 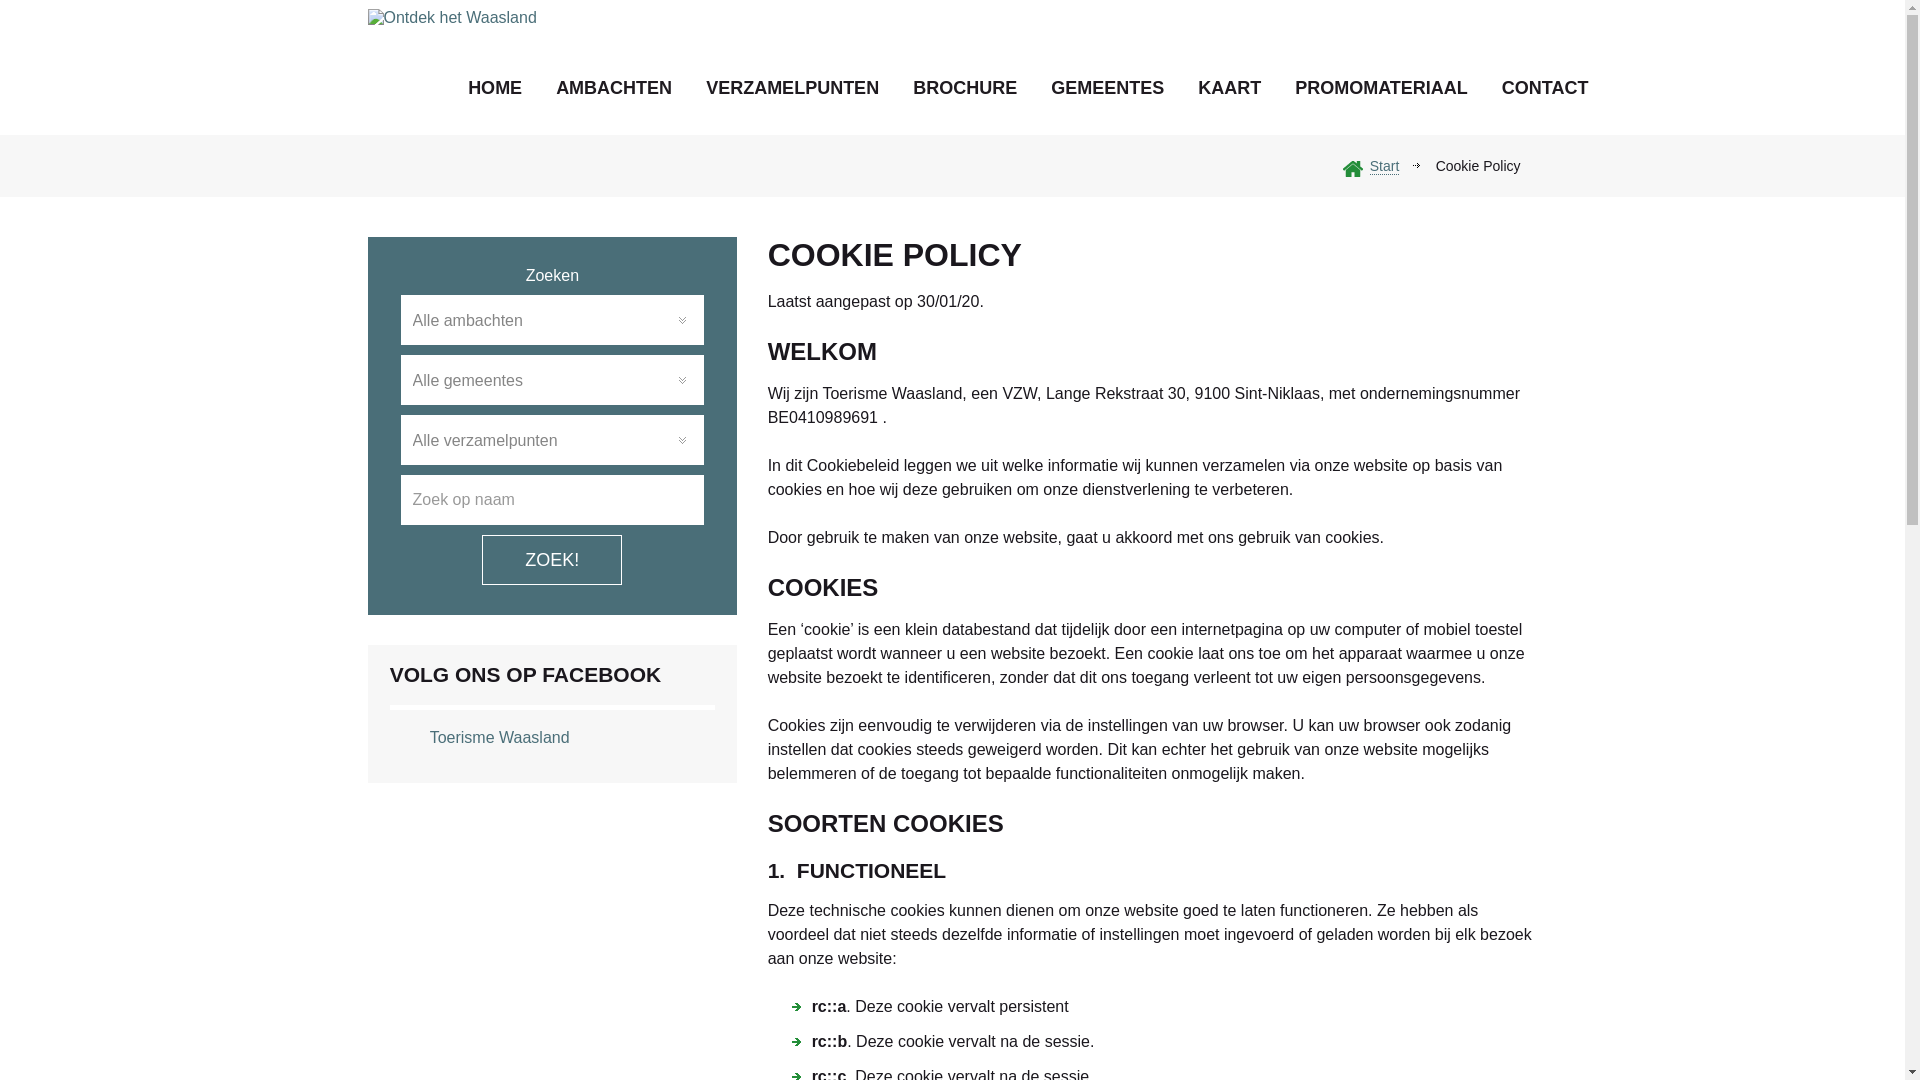 I want to click on 'HOME', so click(x=494, y=87).